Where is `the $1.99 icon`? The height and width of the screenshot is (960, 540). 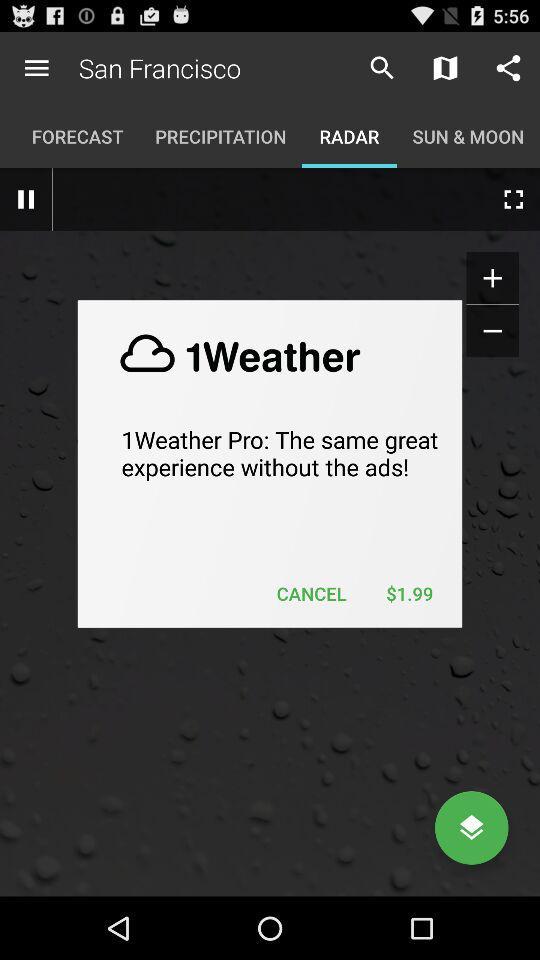 the $1.99 icon is located at coordinates (408, 593).